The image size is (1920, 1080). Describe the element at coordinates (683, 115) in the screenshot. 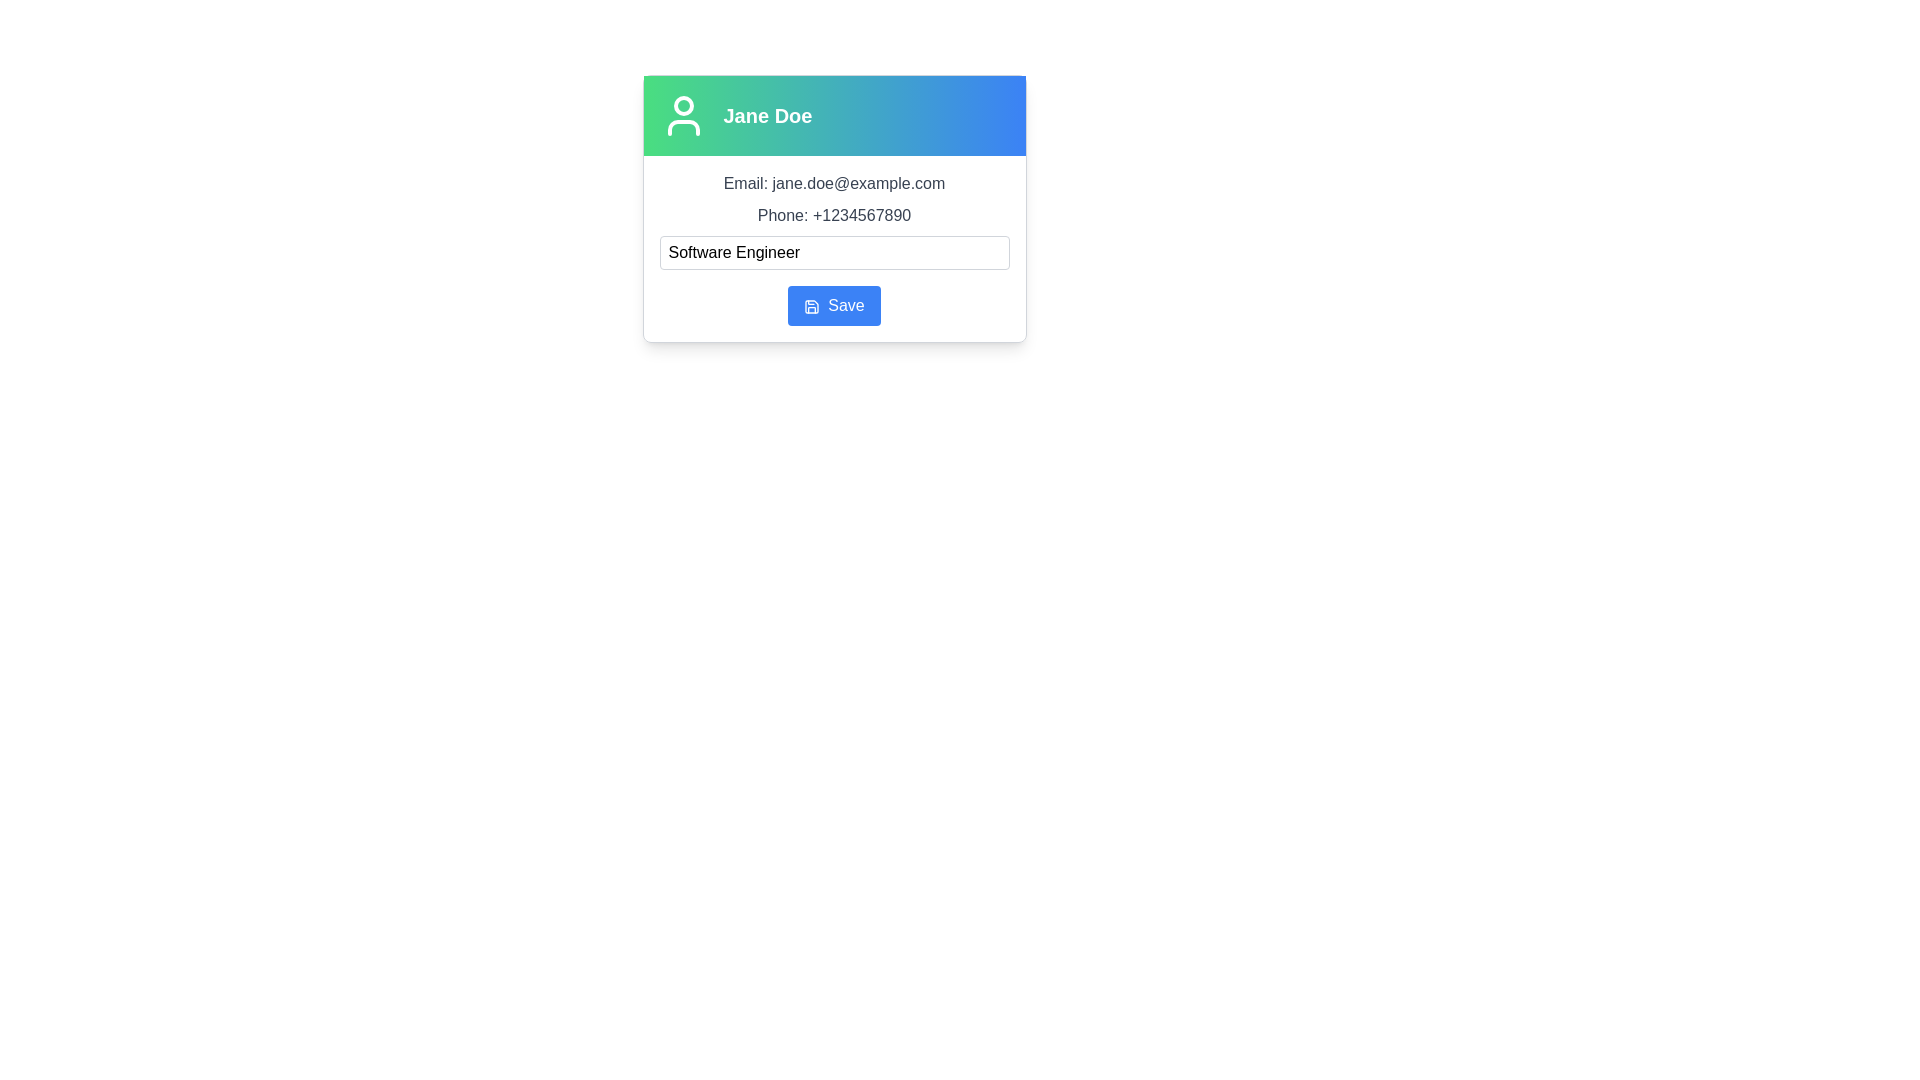

I see `the user silhouette icon, which is a minimalistic white icon on a gradient green to blue background, located to the left of the text 'Jane Doe' in the user panel` at that location.